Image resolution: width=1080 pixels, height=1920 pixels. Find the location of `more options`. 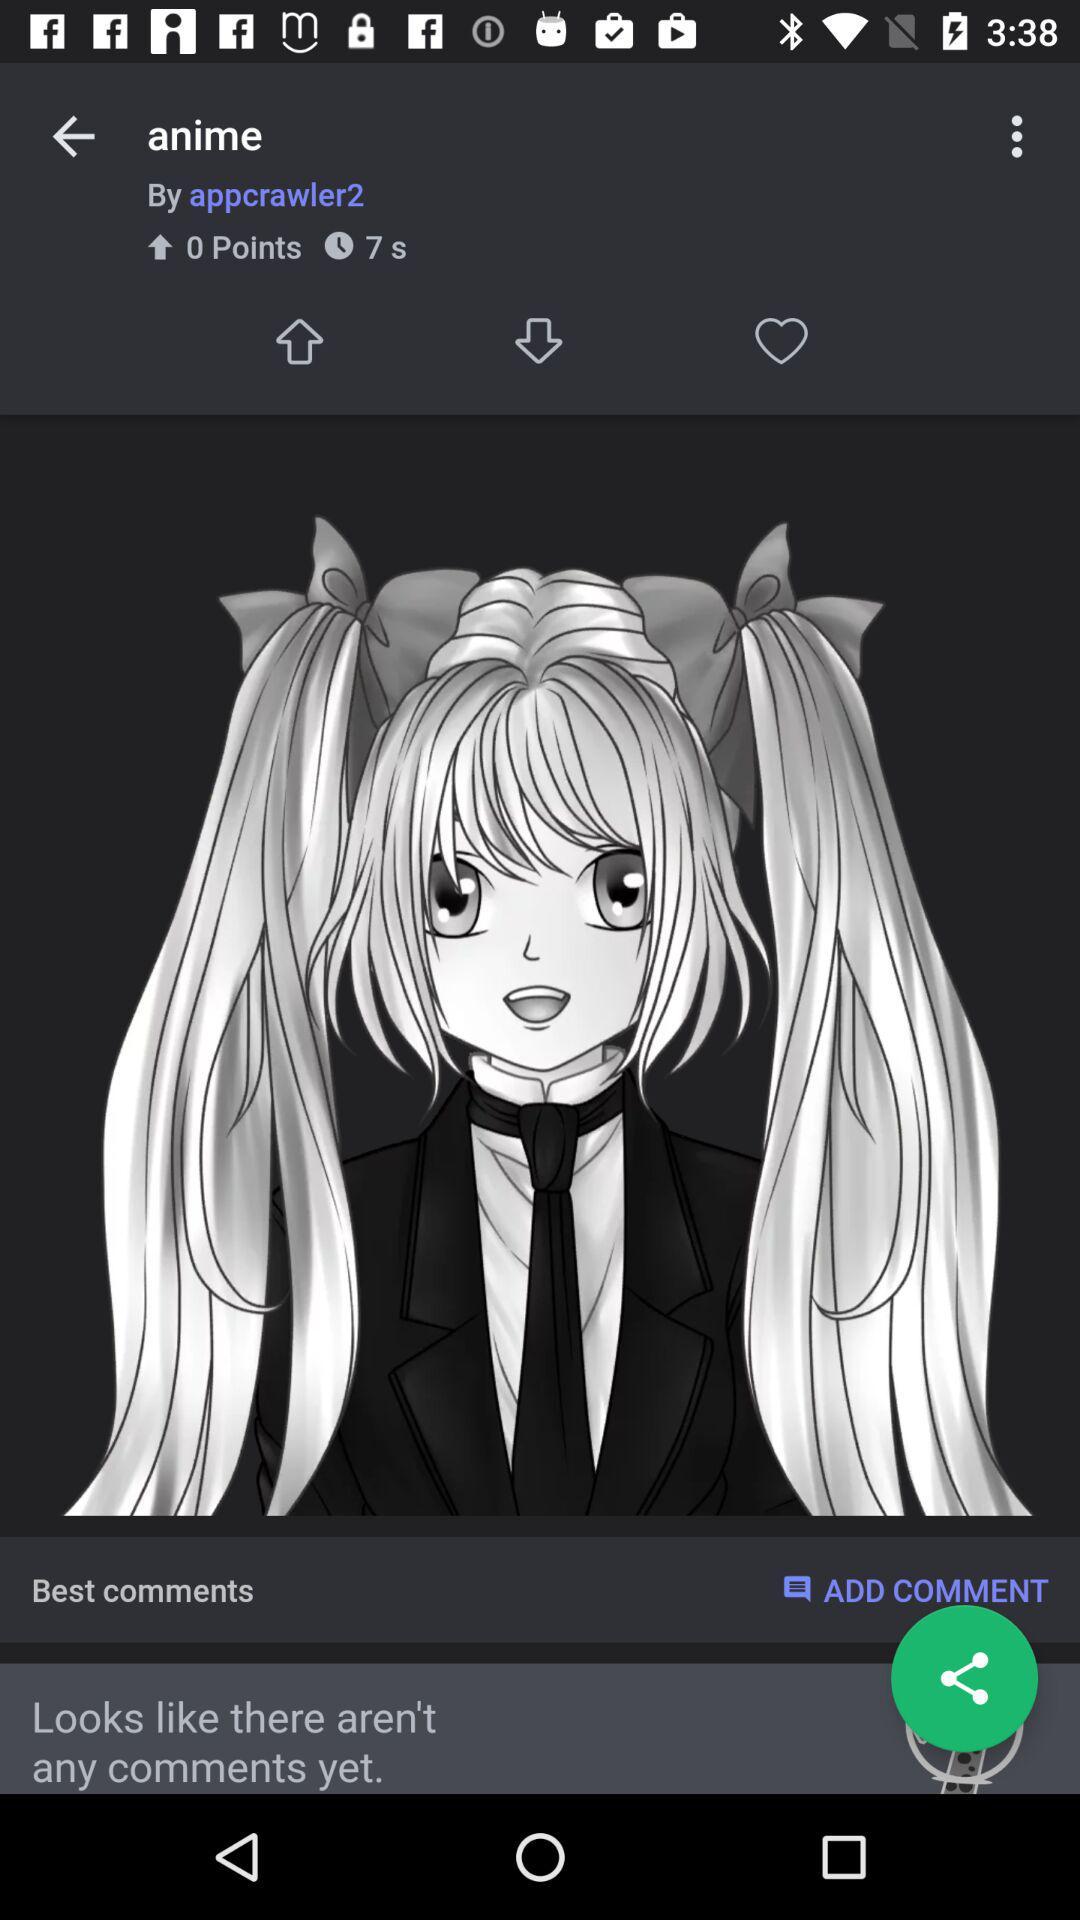

more options is located at coordinates (1017, 135).